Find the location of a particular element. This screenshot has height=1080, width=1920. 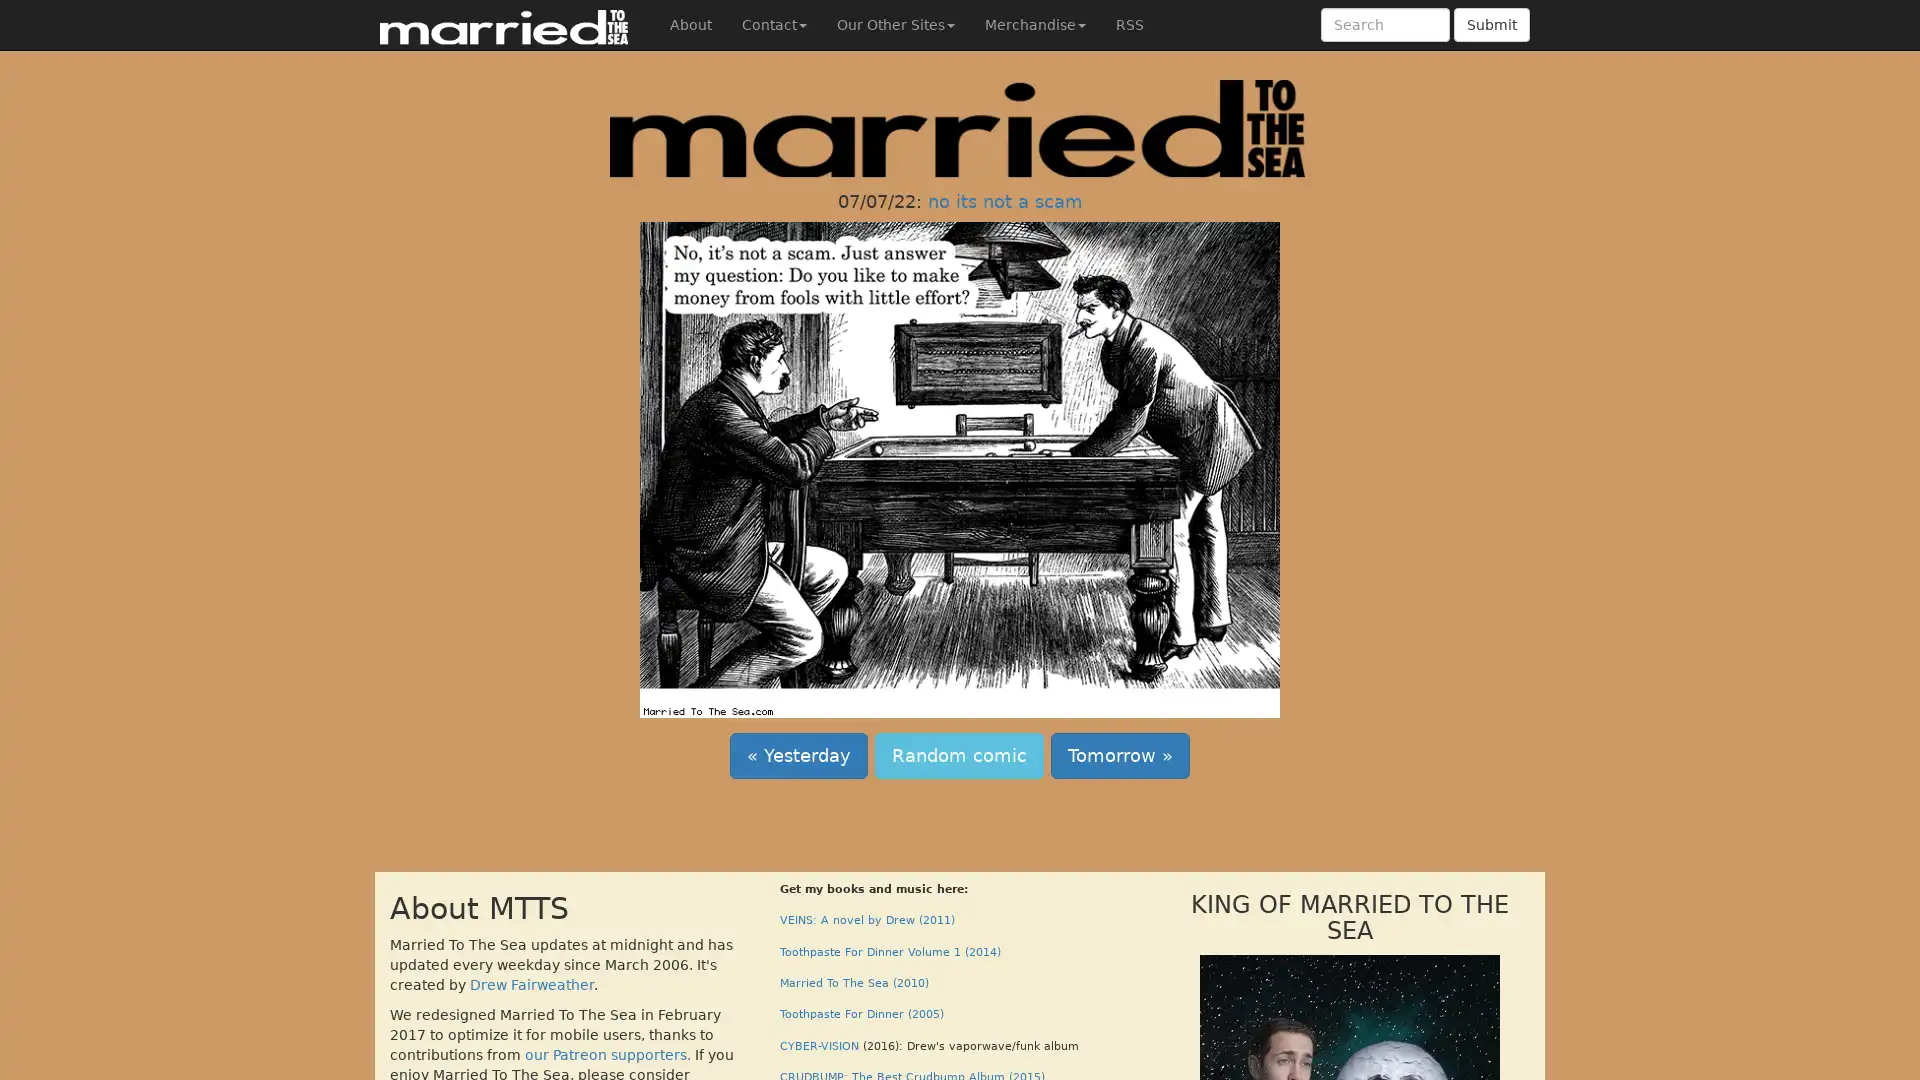

Tomorrow is located at coordinates (1120, 755).